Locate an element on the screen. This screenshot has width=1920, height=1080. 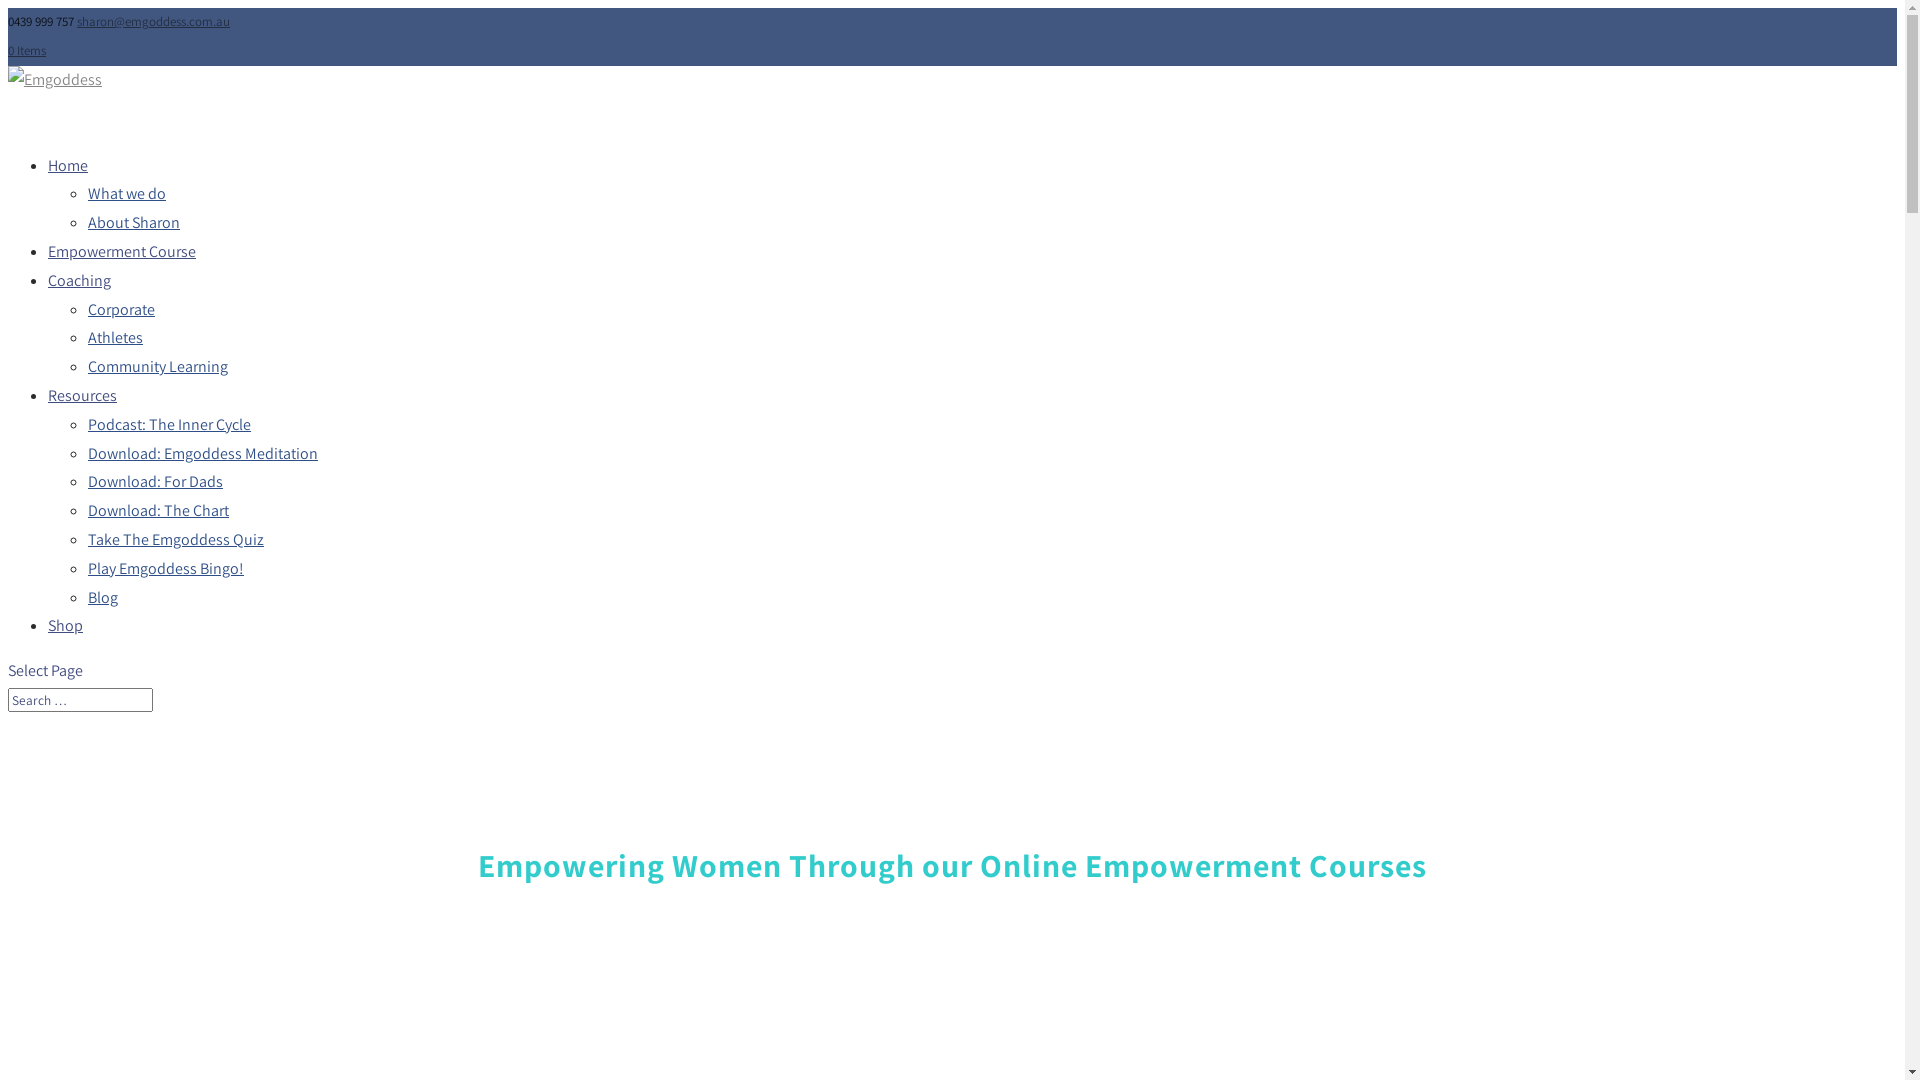
'Download: The Chart' is located at coordinates (157, 509).